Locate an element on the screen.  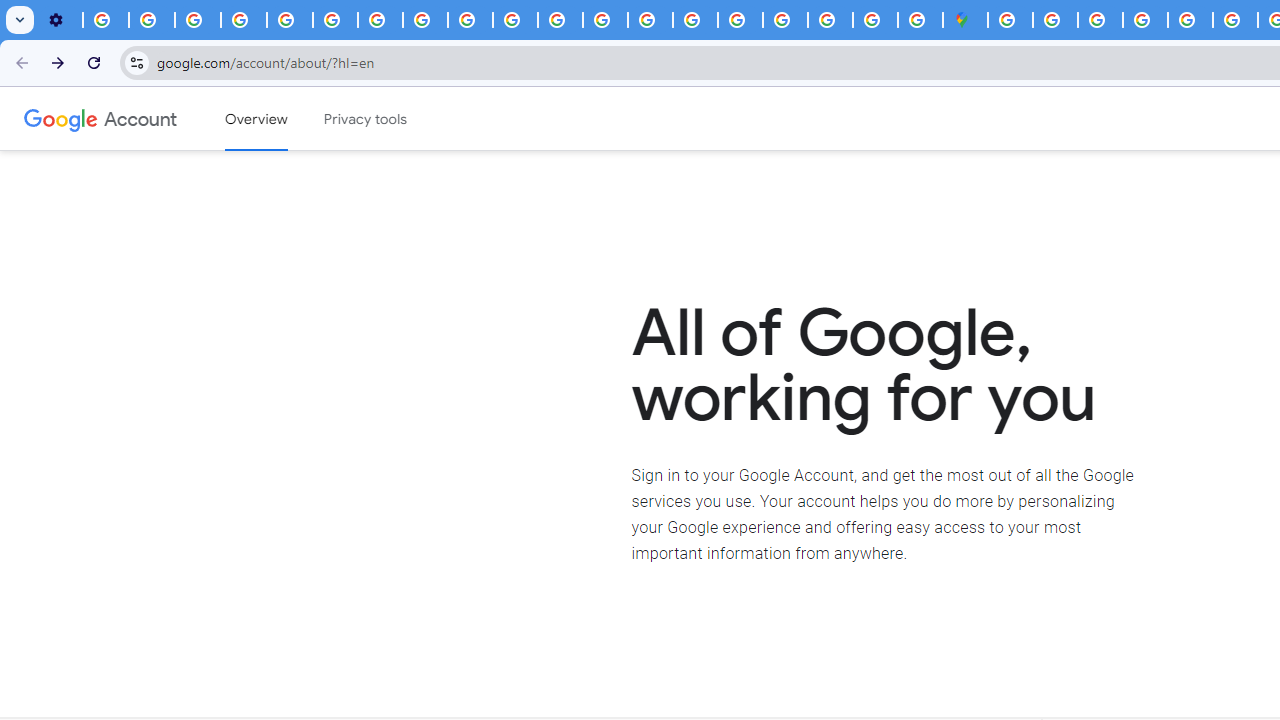
'Google Account' is located at coordinates (139, 118).